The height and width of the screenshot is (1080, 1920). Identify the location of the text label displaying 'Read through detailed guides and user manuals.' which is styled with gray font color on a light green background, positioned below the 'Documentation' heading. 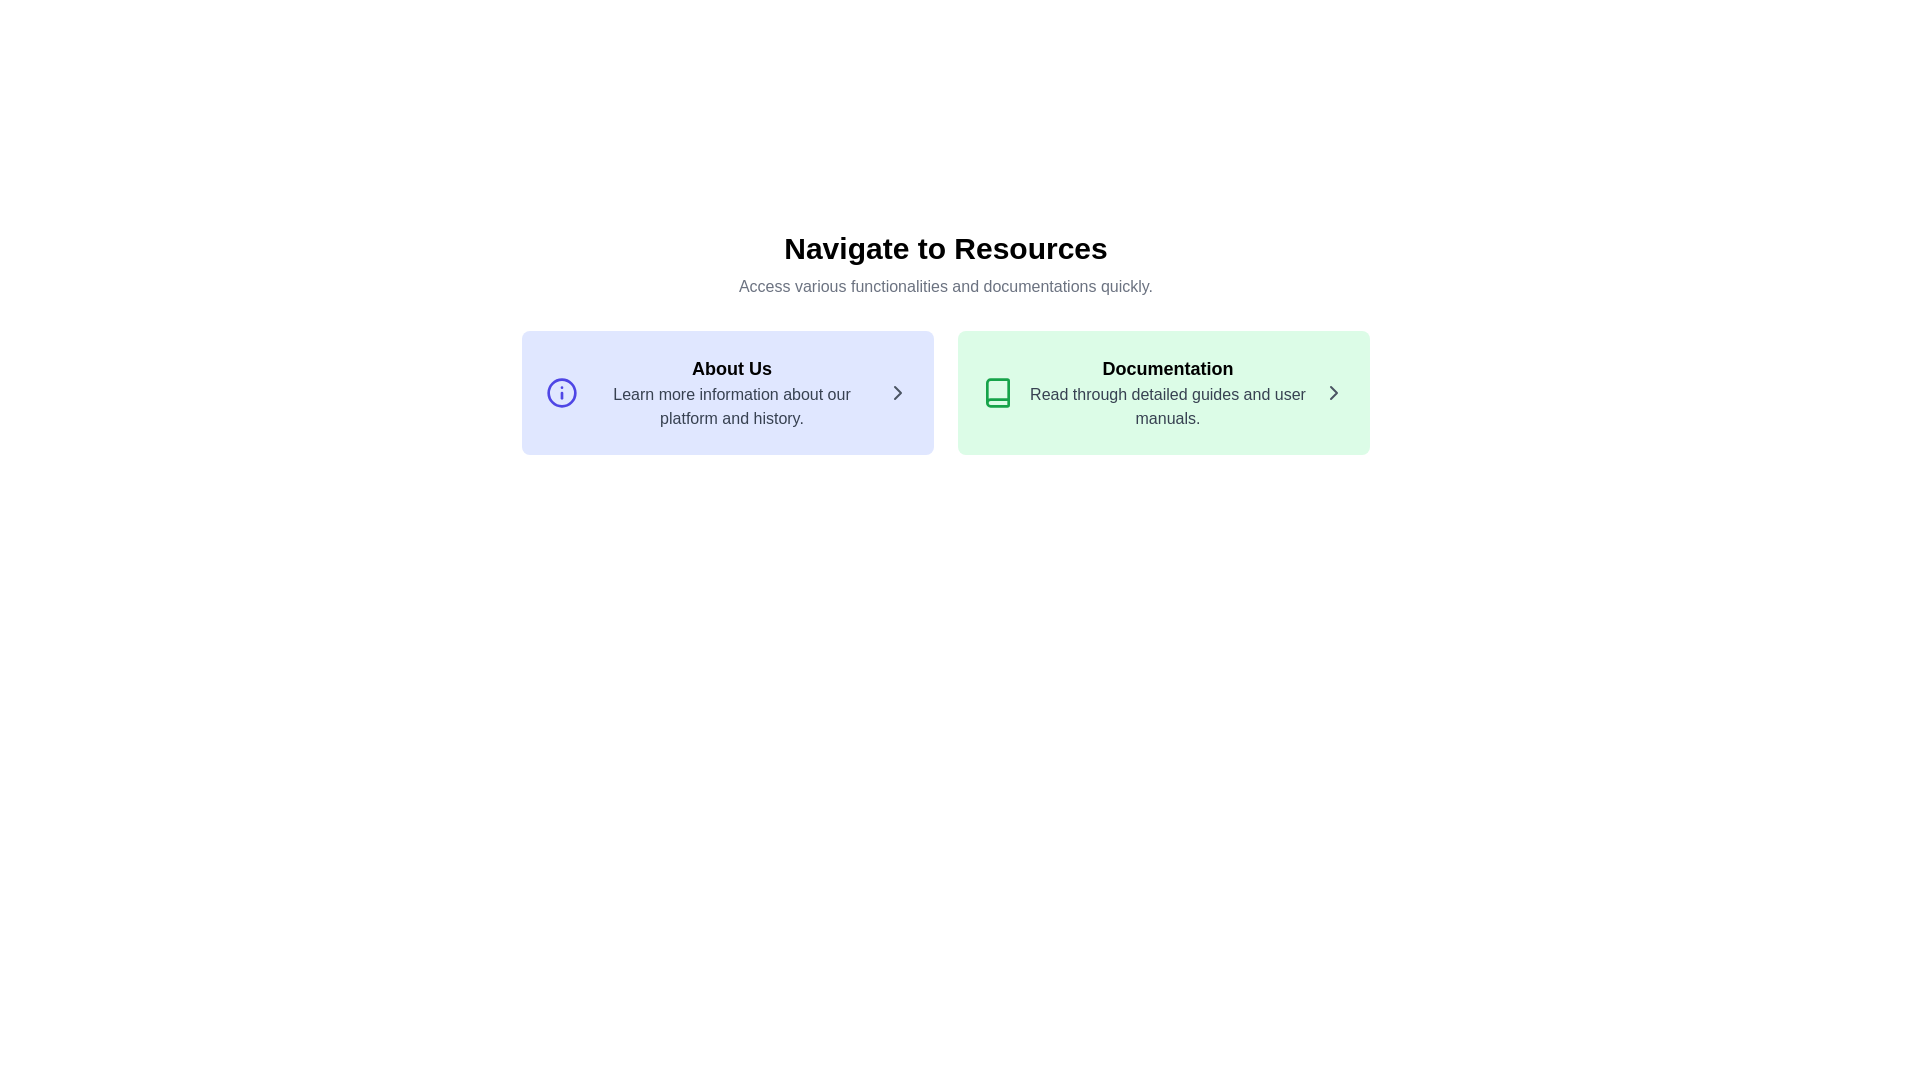
(1167, 406).